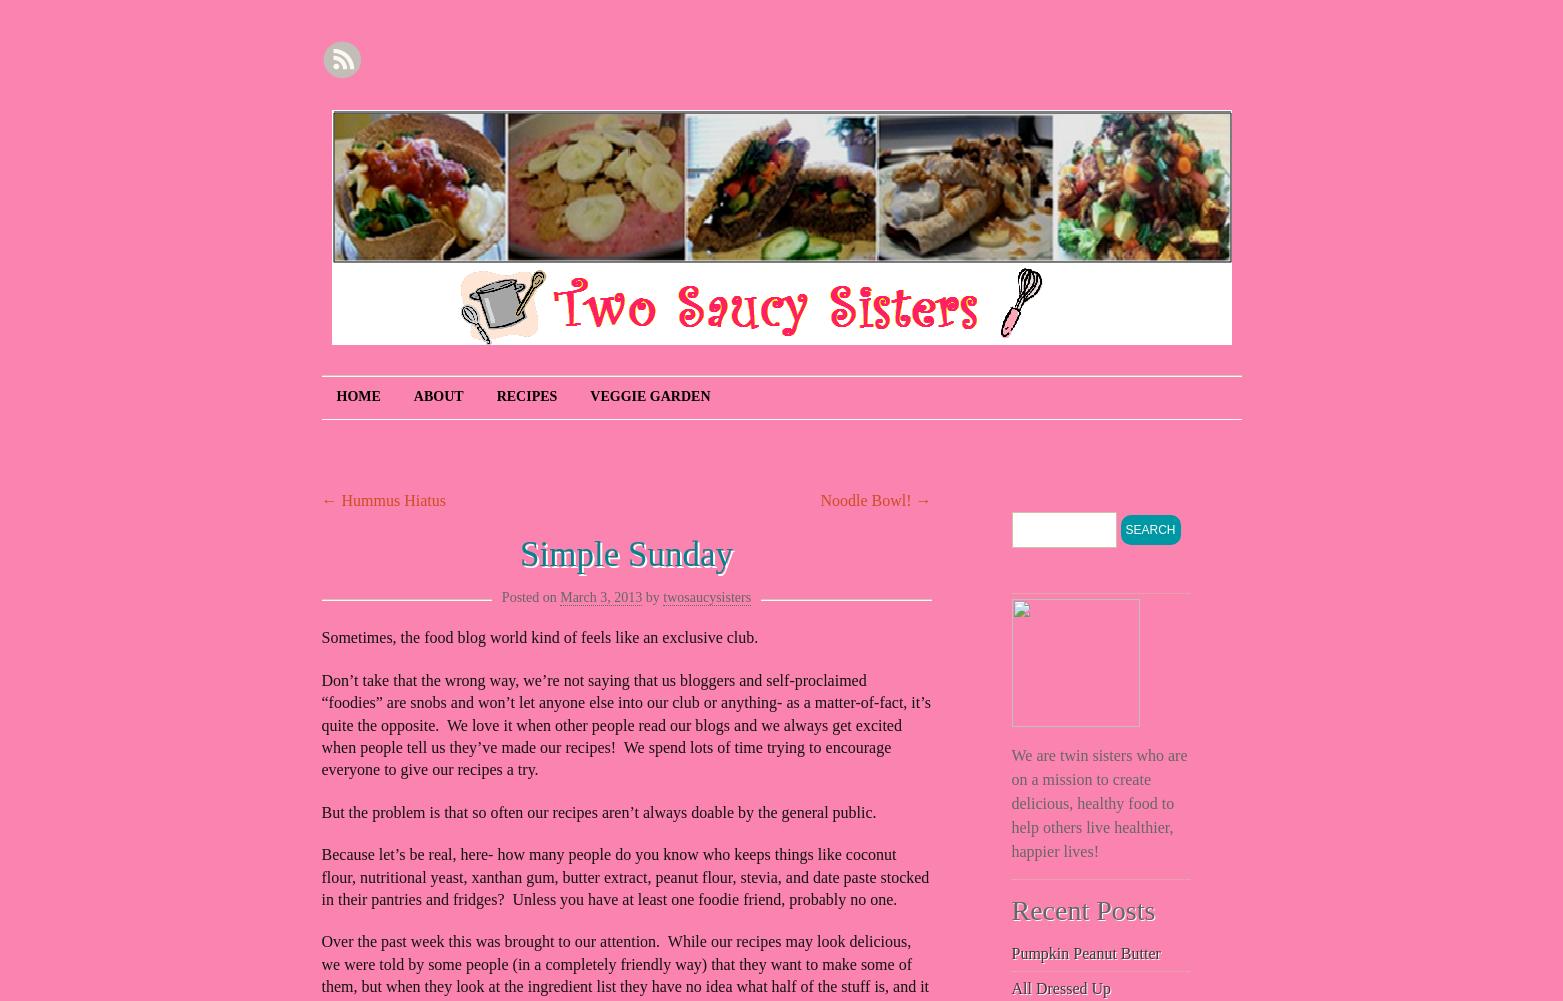  Describe the element at coordinates (527, 596) in the screenshot. I see `'Posted on'` at that location.